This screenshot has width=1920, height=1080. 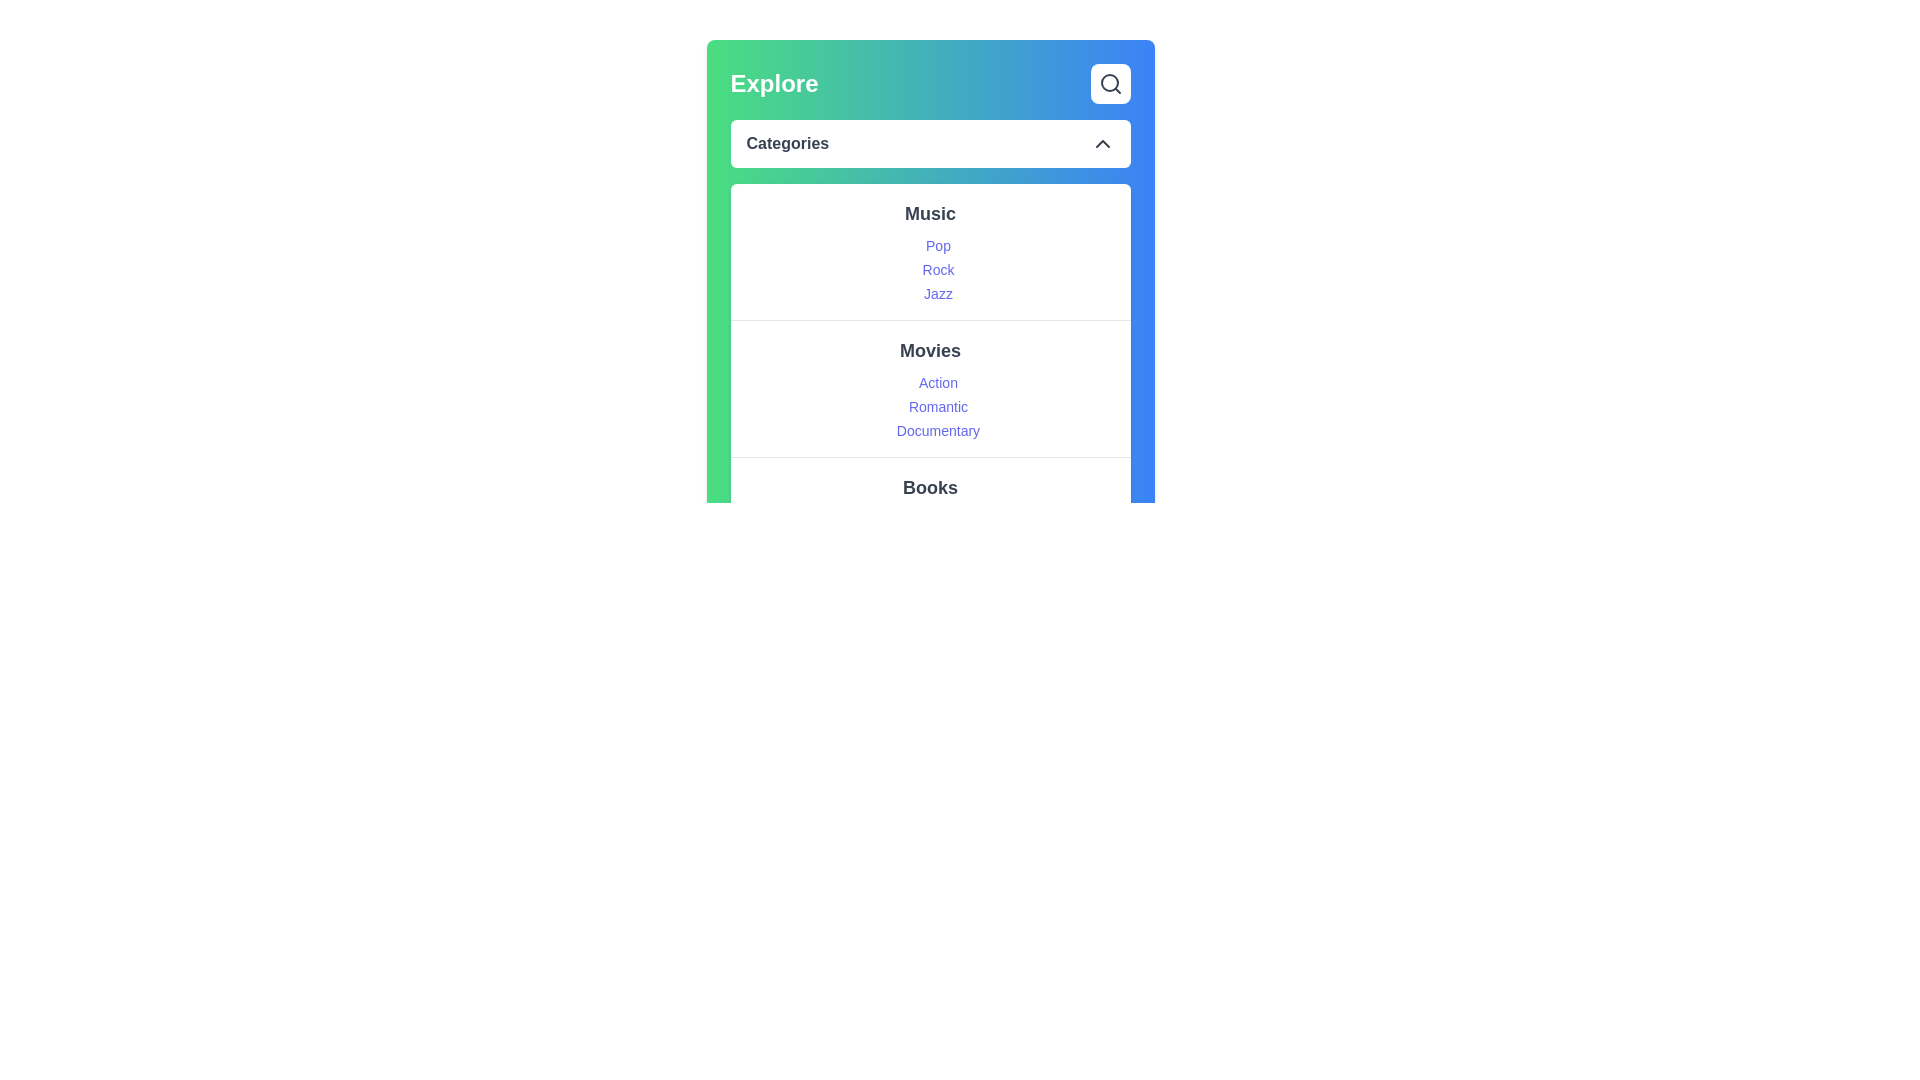 What do you see at coordinates (937, 245) in the screenshot?
I see `the clickable text link that serves as a navigation to 'Pop' music, located at the top-center of the application interface` at bounding box center [937, 245].